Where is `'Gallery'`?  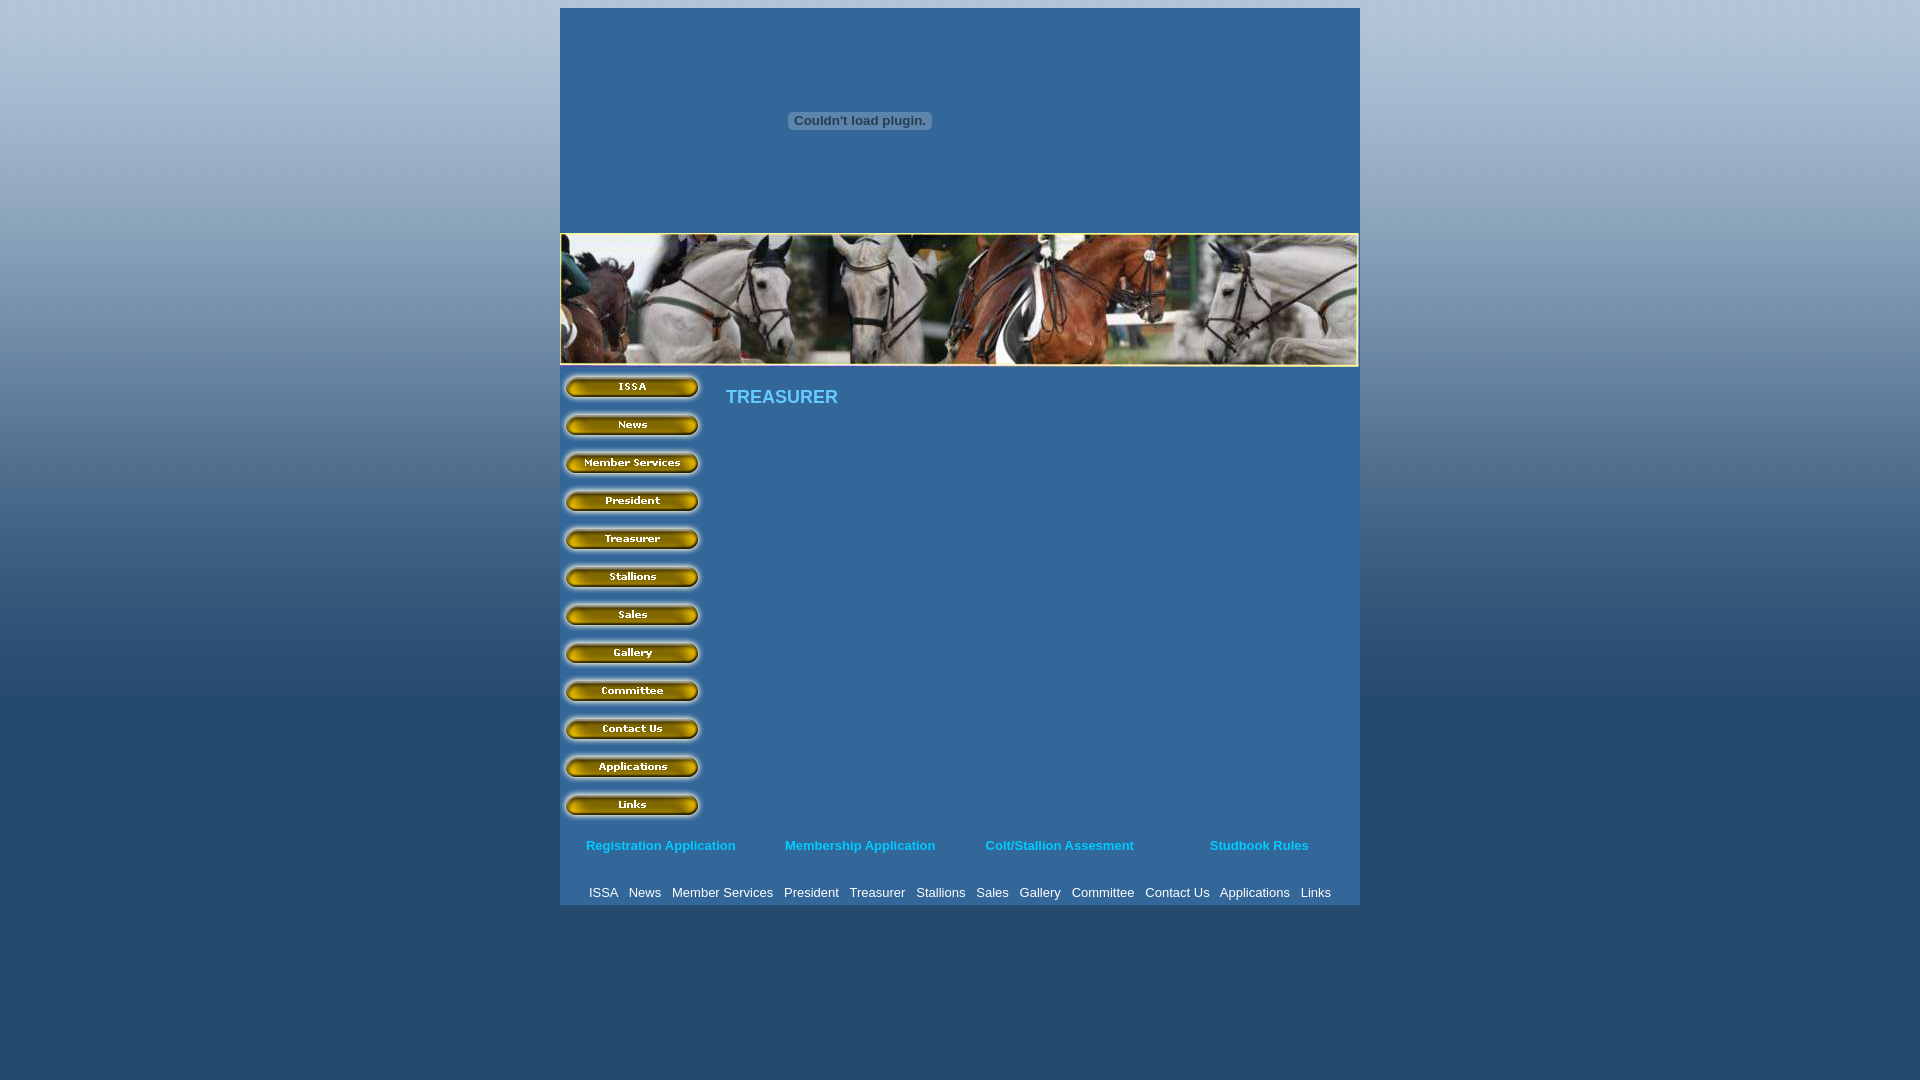
'Gallery' is located at coordinates (632, 651).